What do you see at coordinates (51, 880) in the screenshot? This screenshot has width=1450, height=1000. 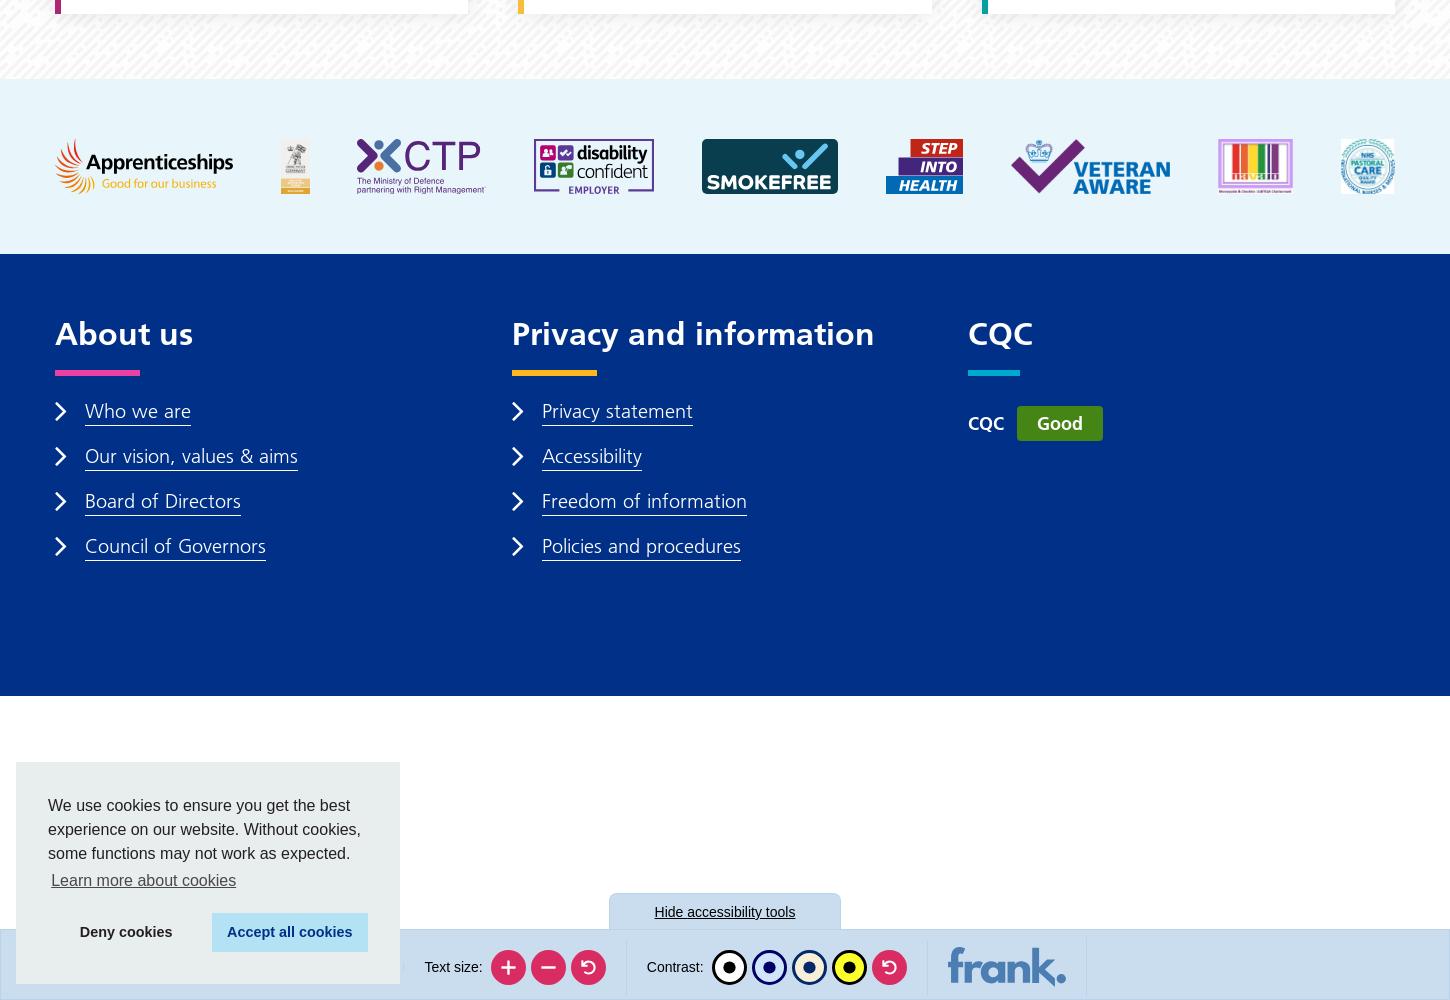 I see `'Learn more about cookies'` at bounding box center [51, 880].